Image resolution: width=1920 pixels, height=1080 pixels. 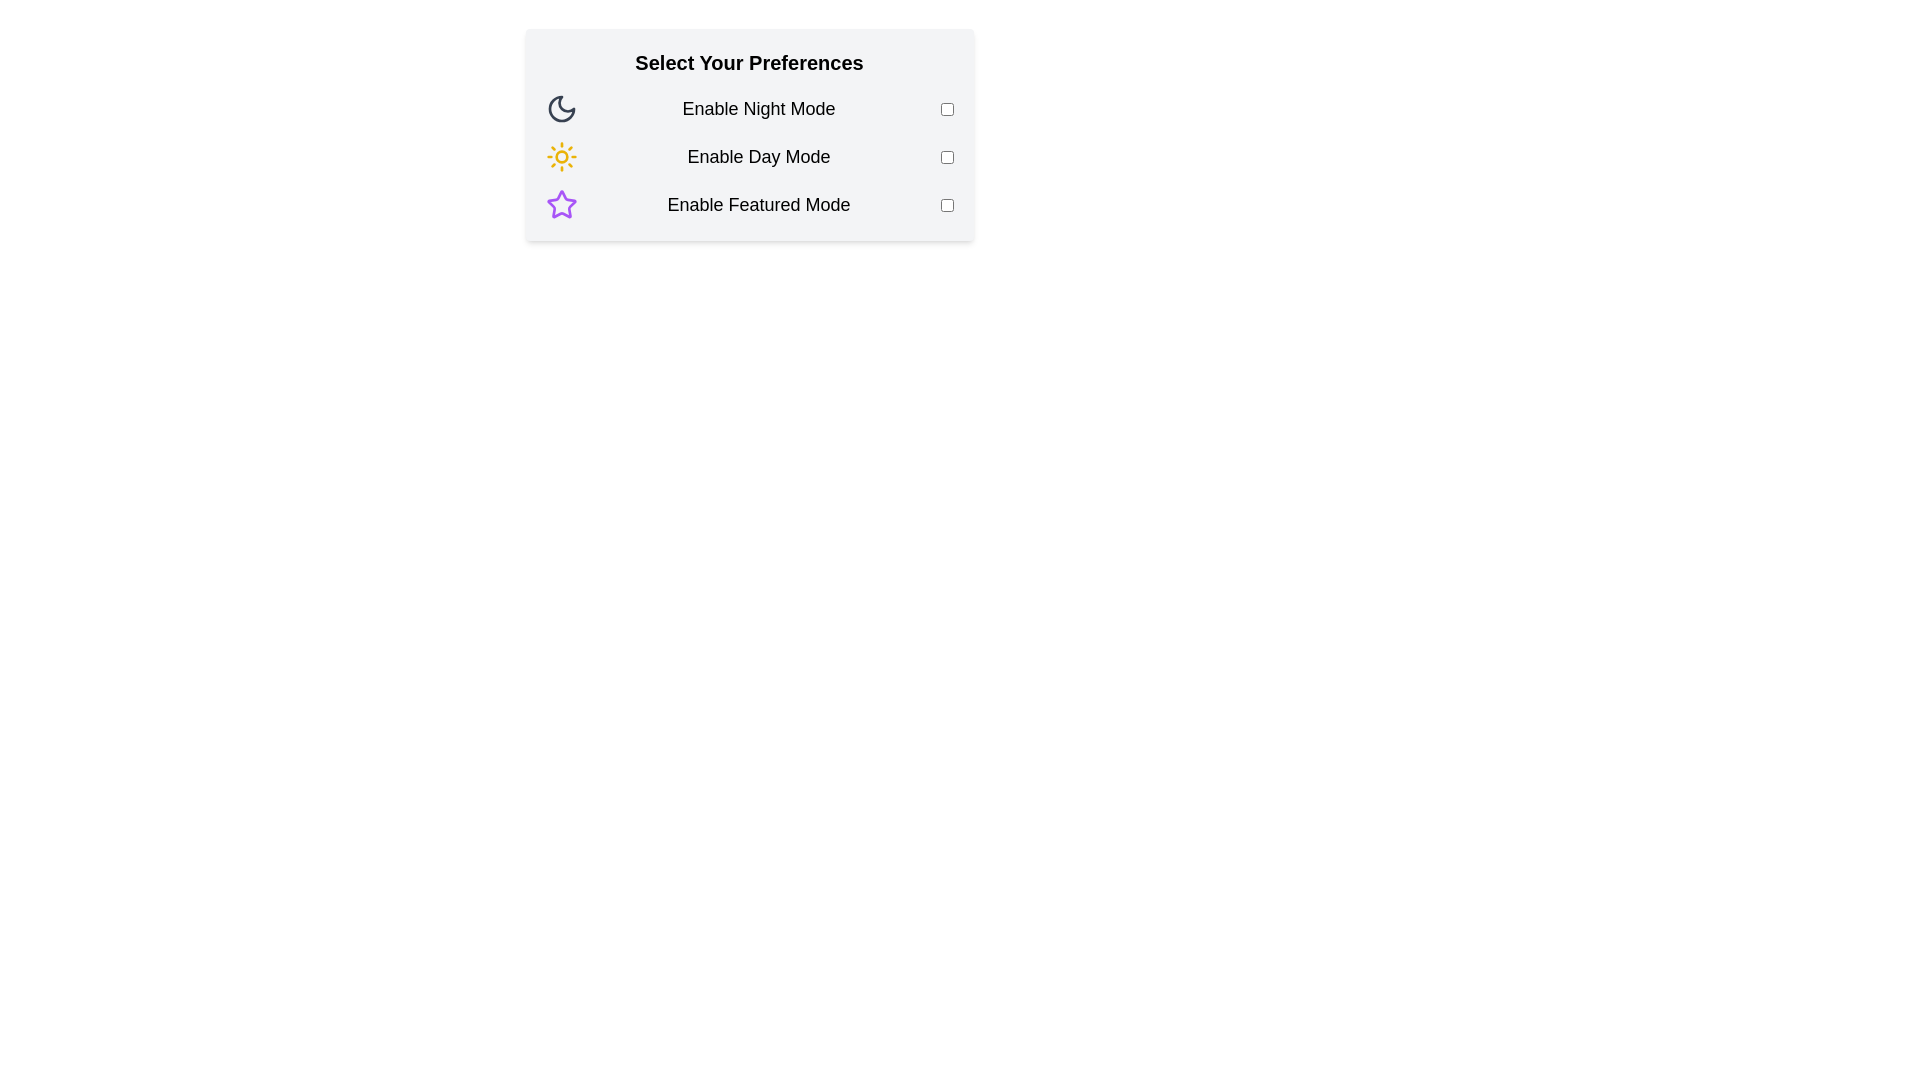 What do you see at coordinates (560, 156) in the screenshot?
I see `sun icon that visually represents 'Enable Day Mode', located to the left of the label text` at bounding box center [560, 156].